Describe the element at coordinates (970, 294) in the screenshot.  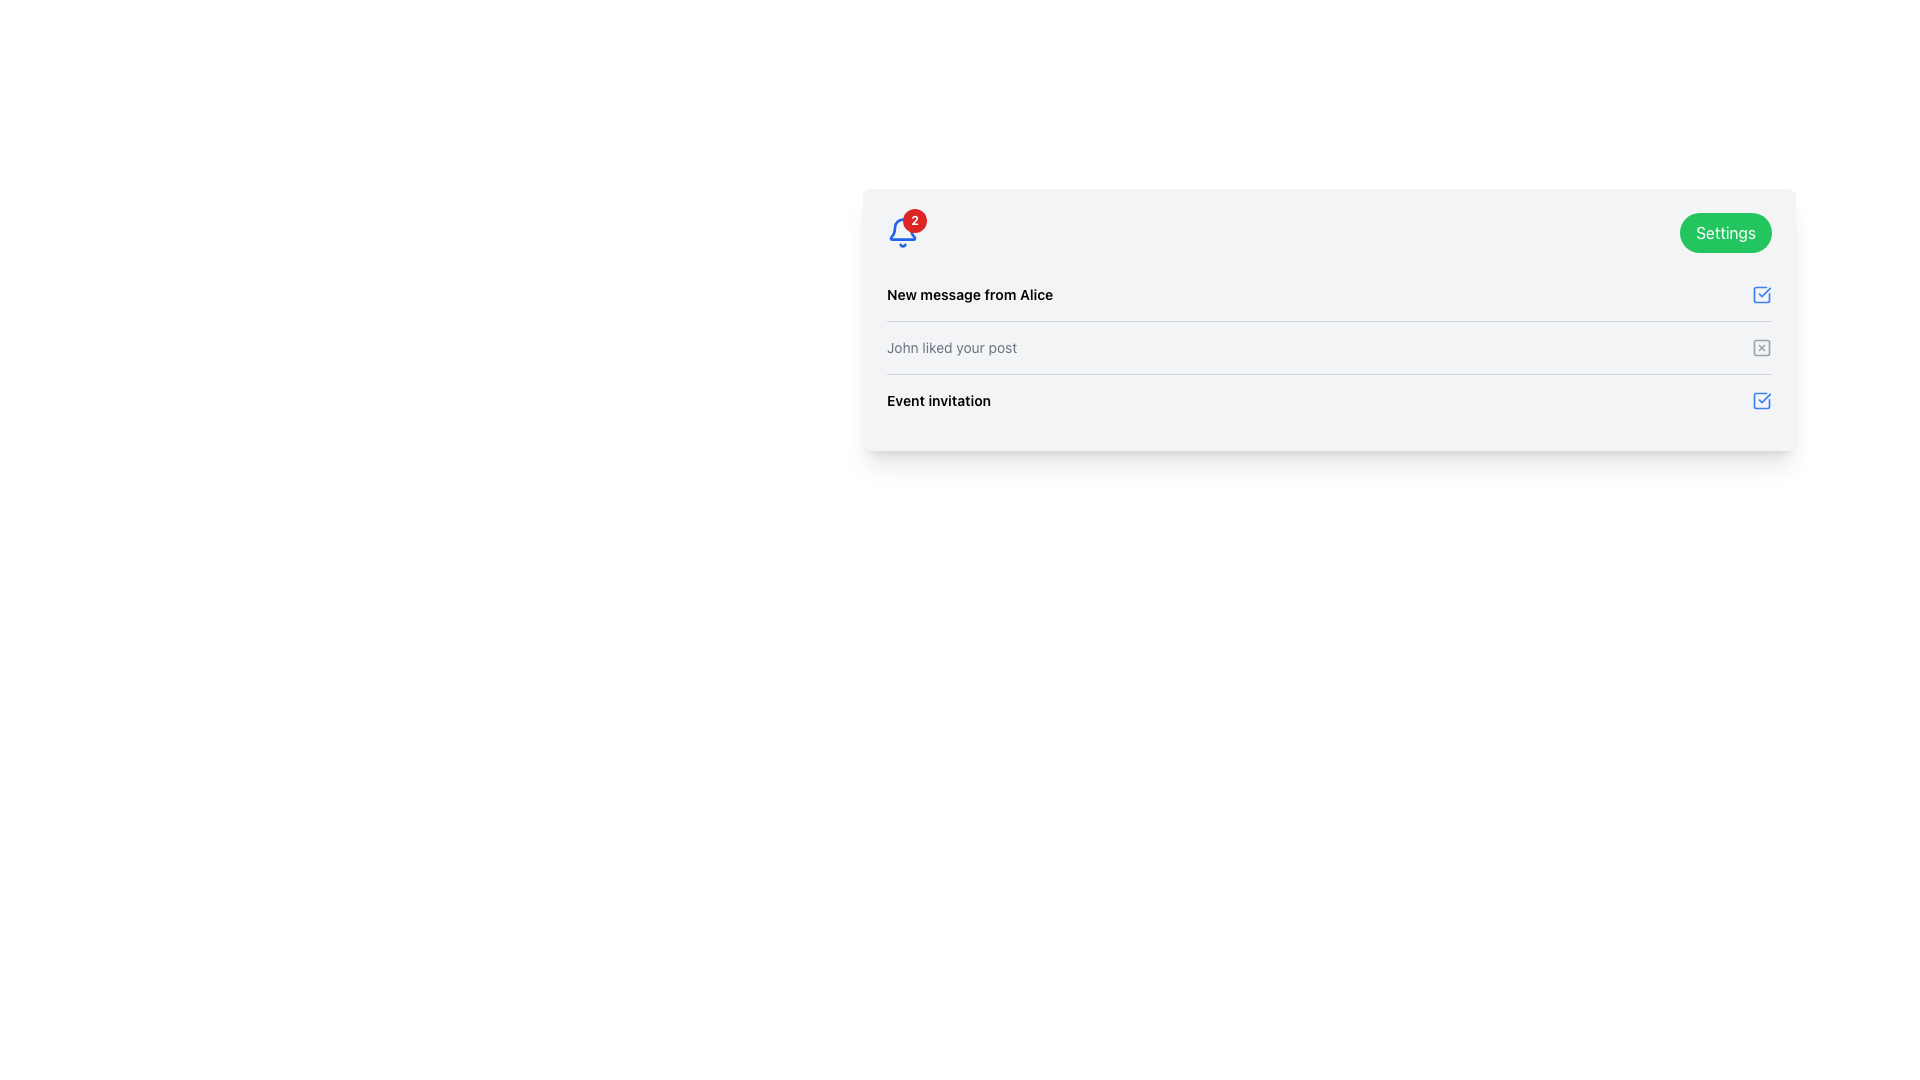
I see `Text Label that notifies the user about a new message from Alice, located at the top left corner of the notification panel` at that location.